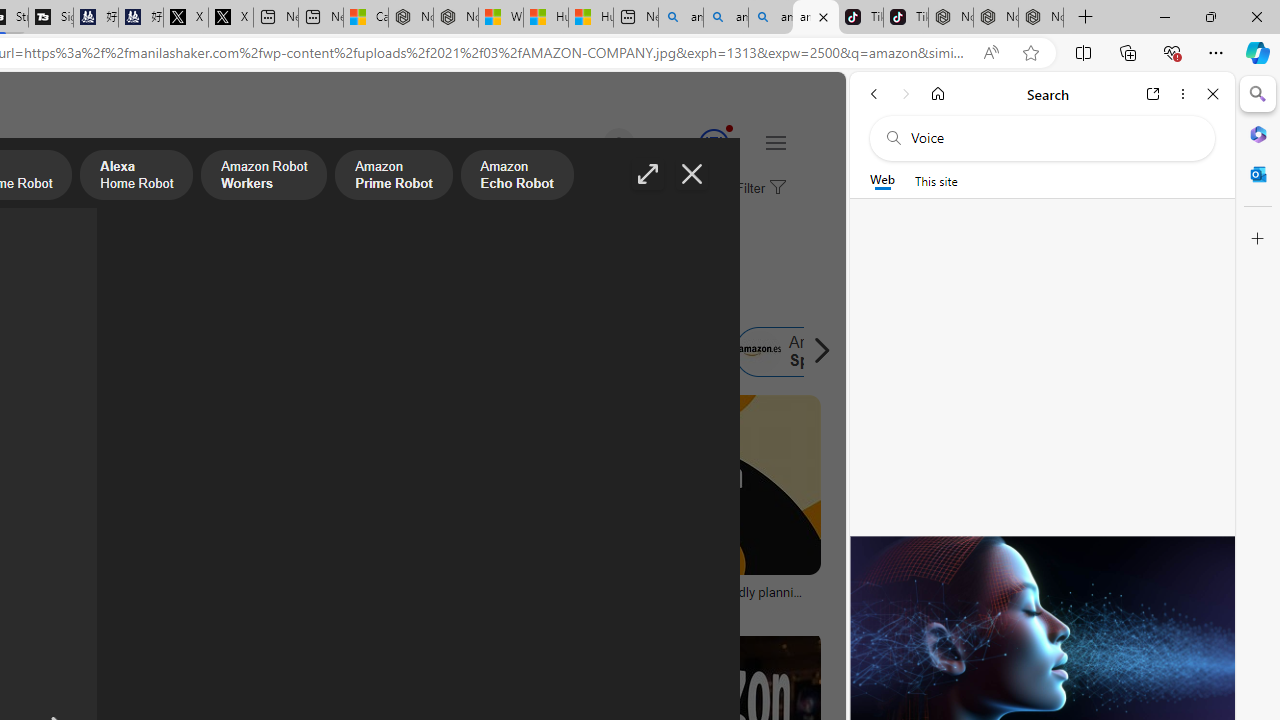  What do you see at coordinates (801, 351) in the screenshot?
I see `'Class: item col'` at bounding box center [801, 351].